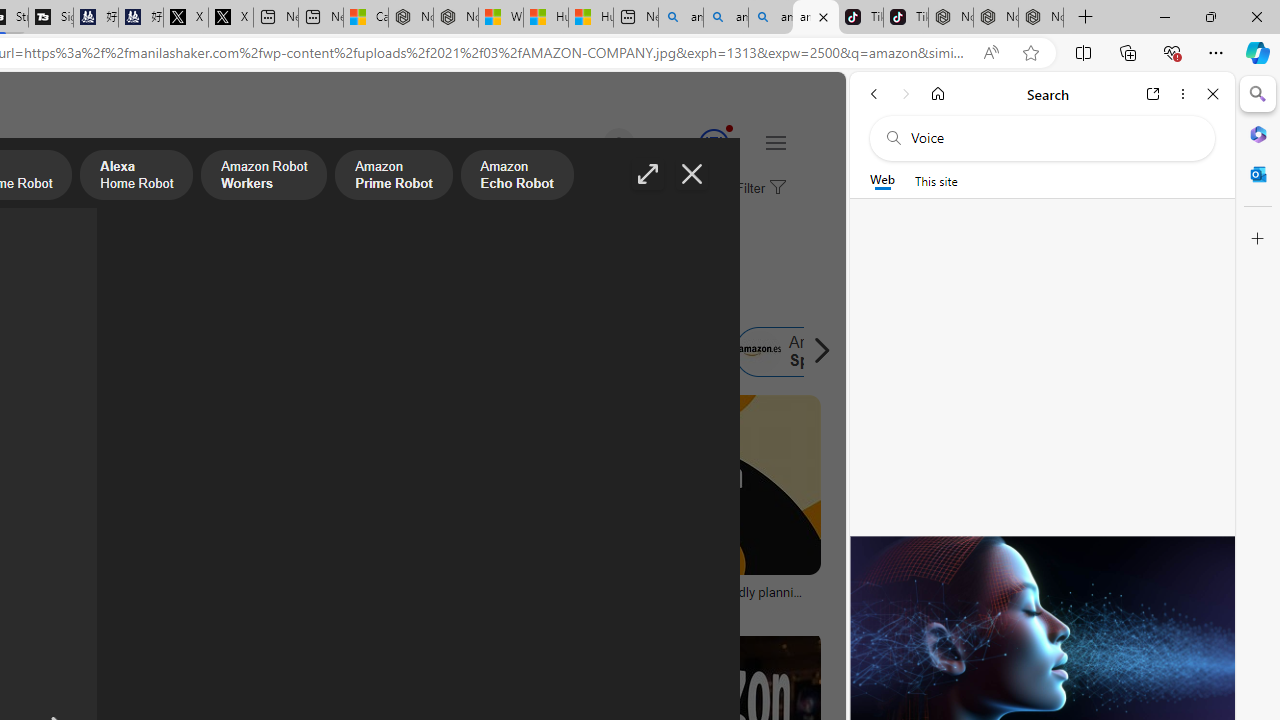  What do you see at coordinates (801, 351) in the screenshot?
I see `'Class: item col'` at bounding box center [801, 351].